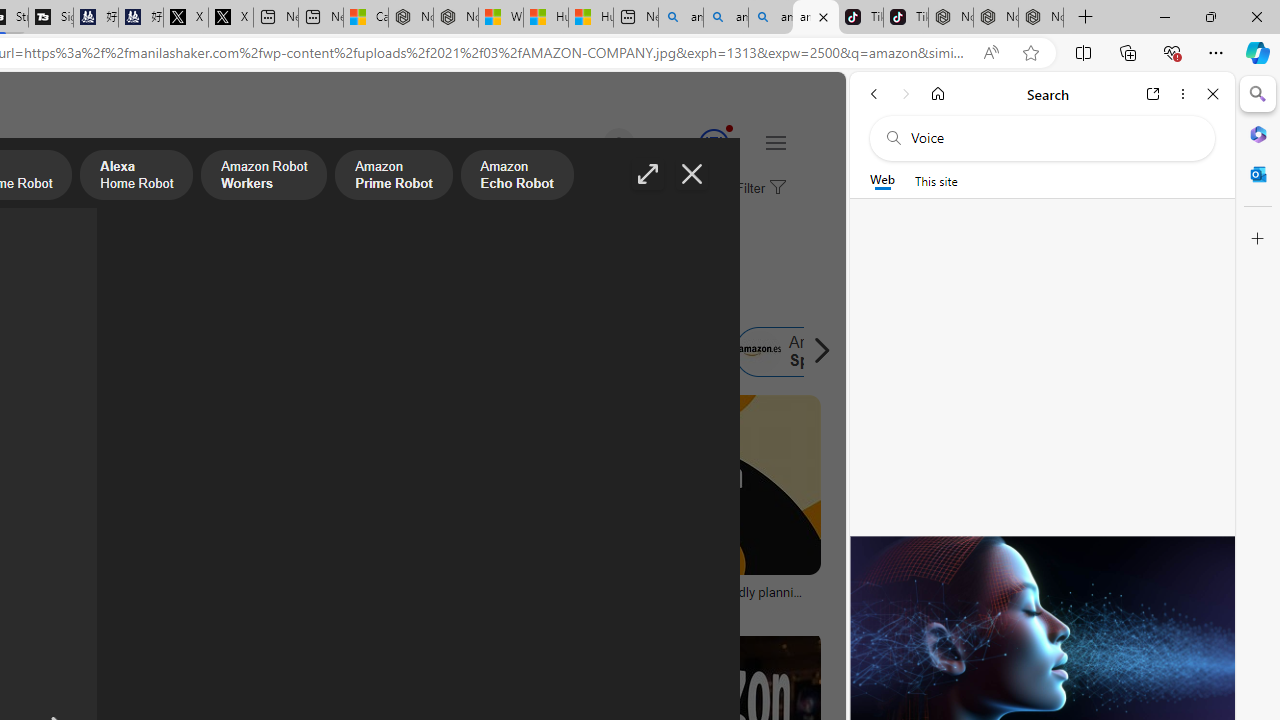  What do you see at coordinates (801, 351) in the screenshot?
I see `'Class: item col'` at bounding box center [801, 351].